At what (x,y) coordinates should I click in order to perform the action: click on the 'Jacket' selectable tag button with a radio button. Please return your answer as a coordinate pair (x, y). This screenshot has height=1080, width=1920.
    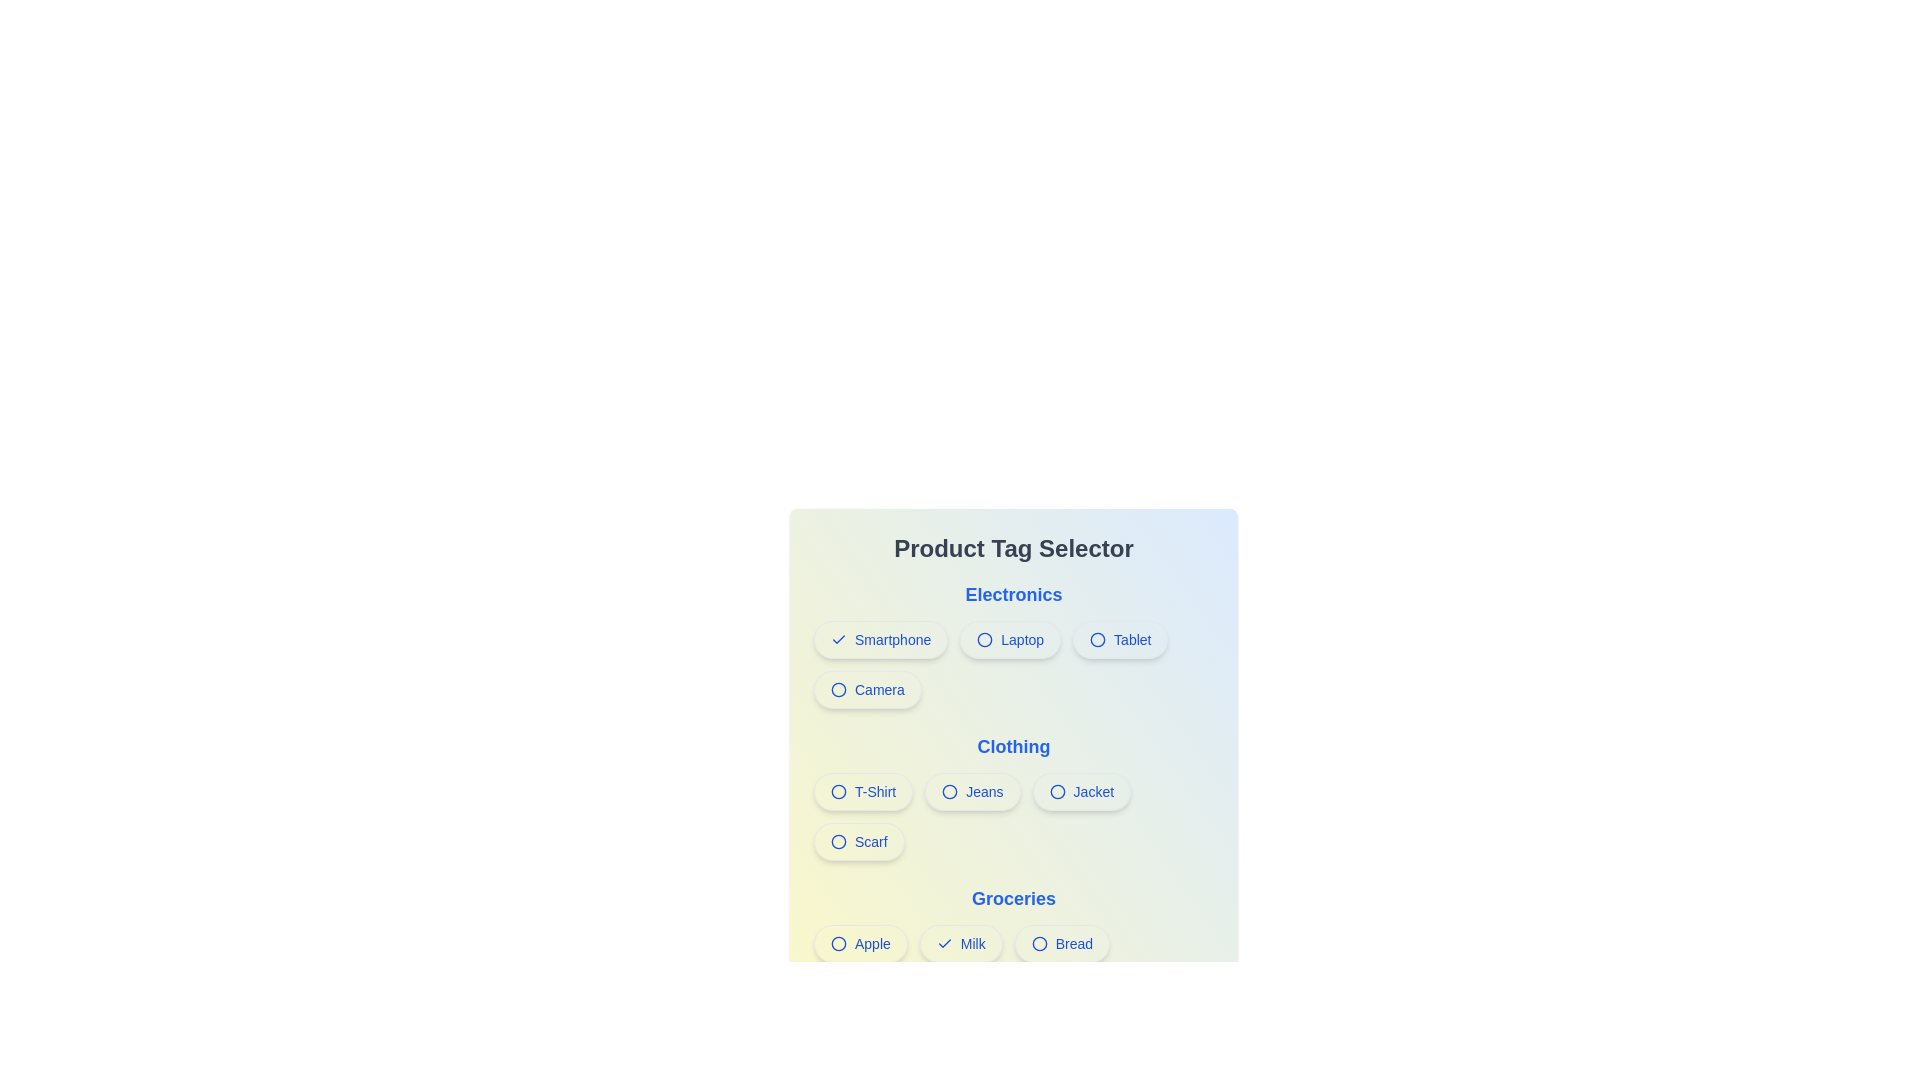
    Looking at the image, I should click on (1080, 790).